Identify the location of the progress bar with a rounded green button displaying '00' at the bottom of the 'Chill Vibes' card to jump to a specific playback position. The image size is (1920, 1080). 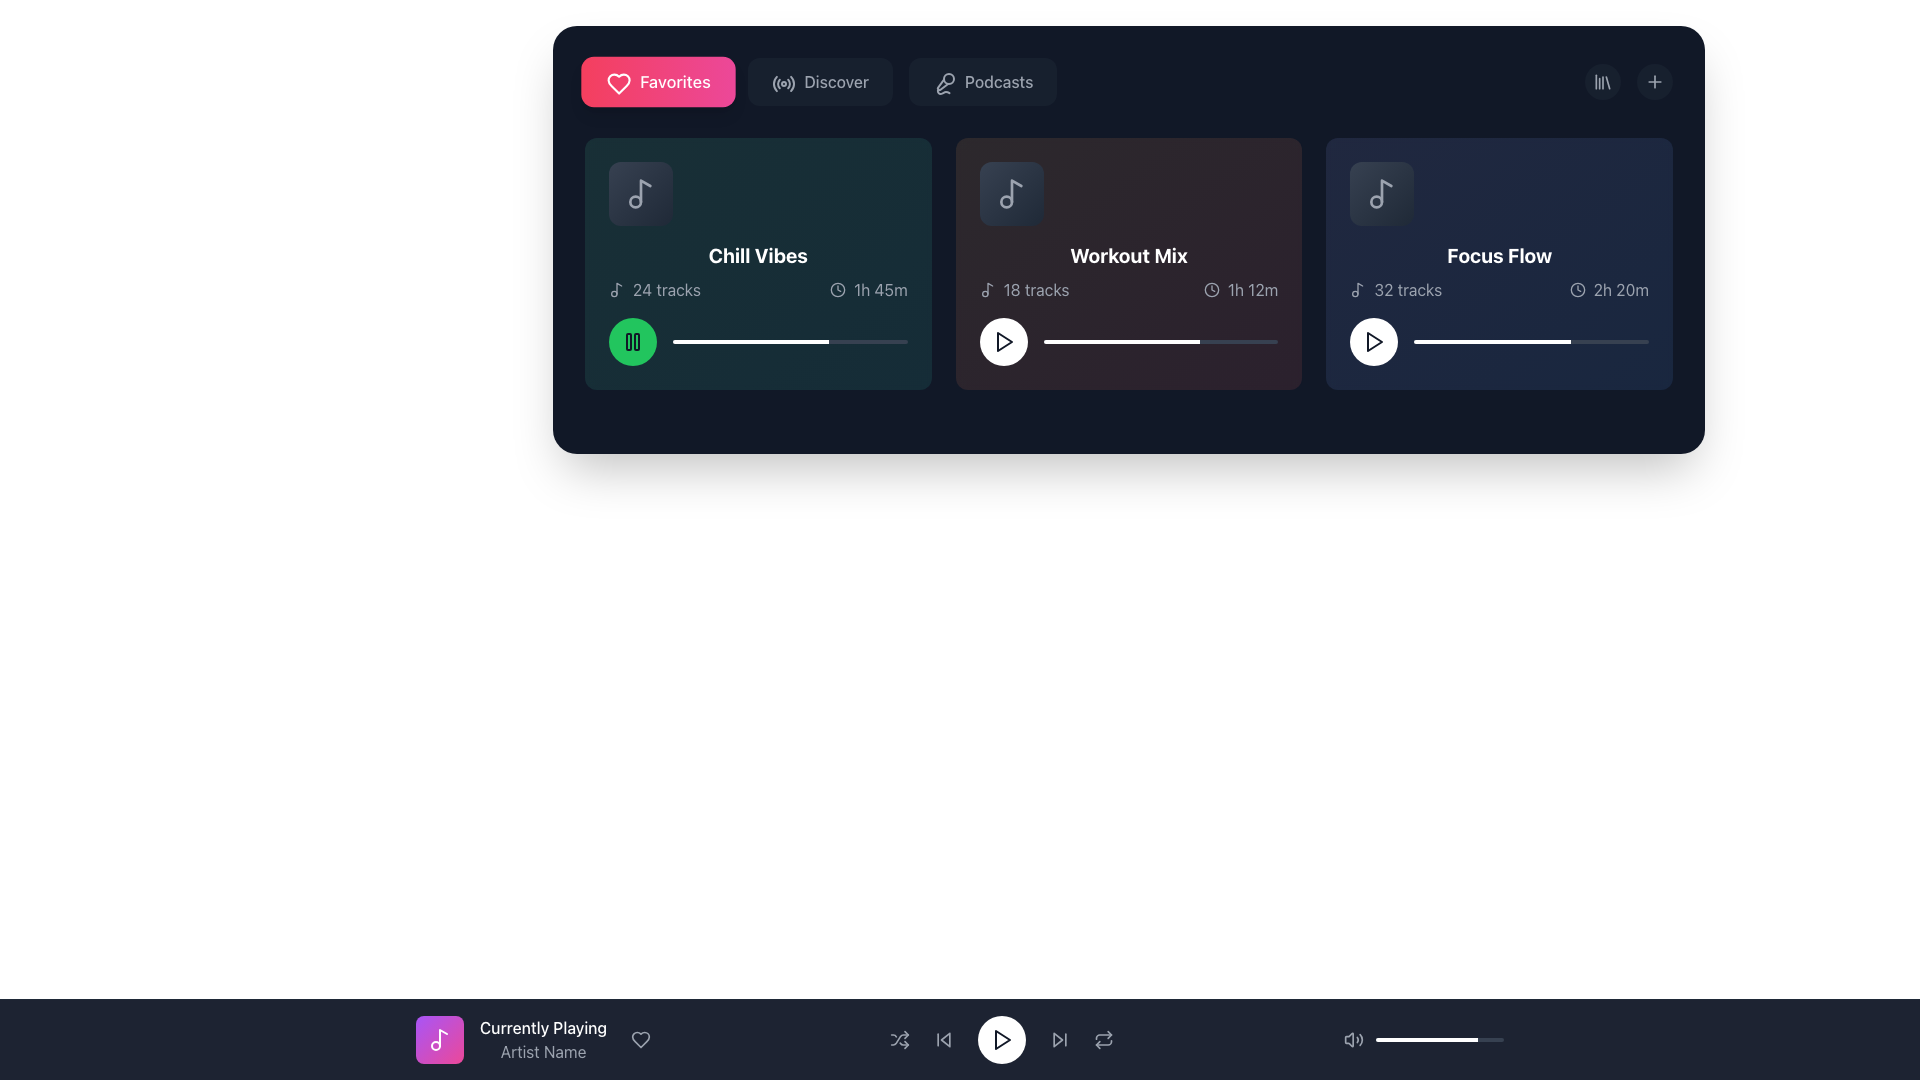
(757, 341).